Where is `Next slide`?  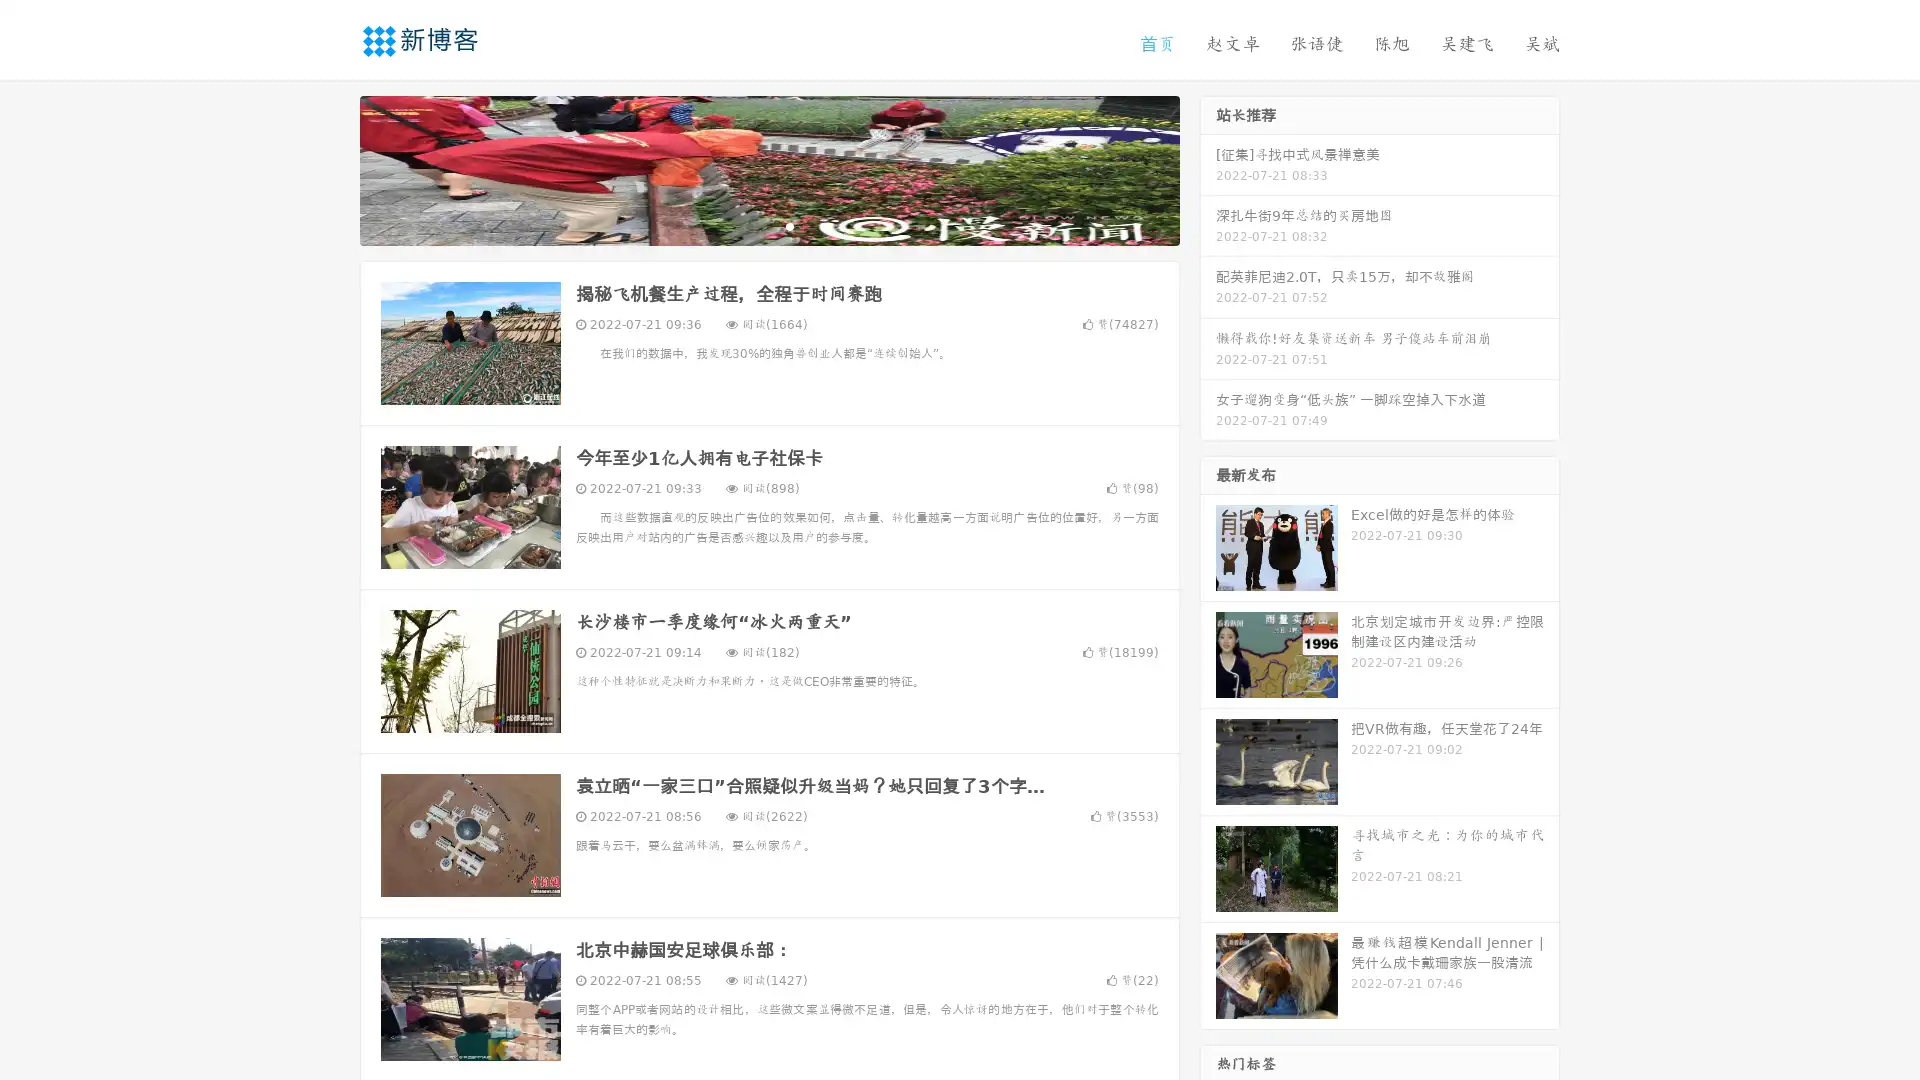
Next slide is located at coordinates (1208, 168).